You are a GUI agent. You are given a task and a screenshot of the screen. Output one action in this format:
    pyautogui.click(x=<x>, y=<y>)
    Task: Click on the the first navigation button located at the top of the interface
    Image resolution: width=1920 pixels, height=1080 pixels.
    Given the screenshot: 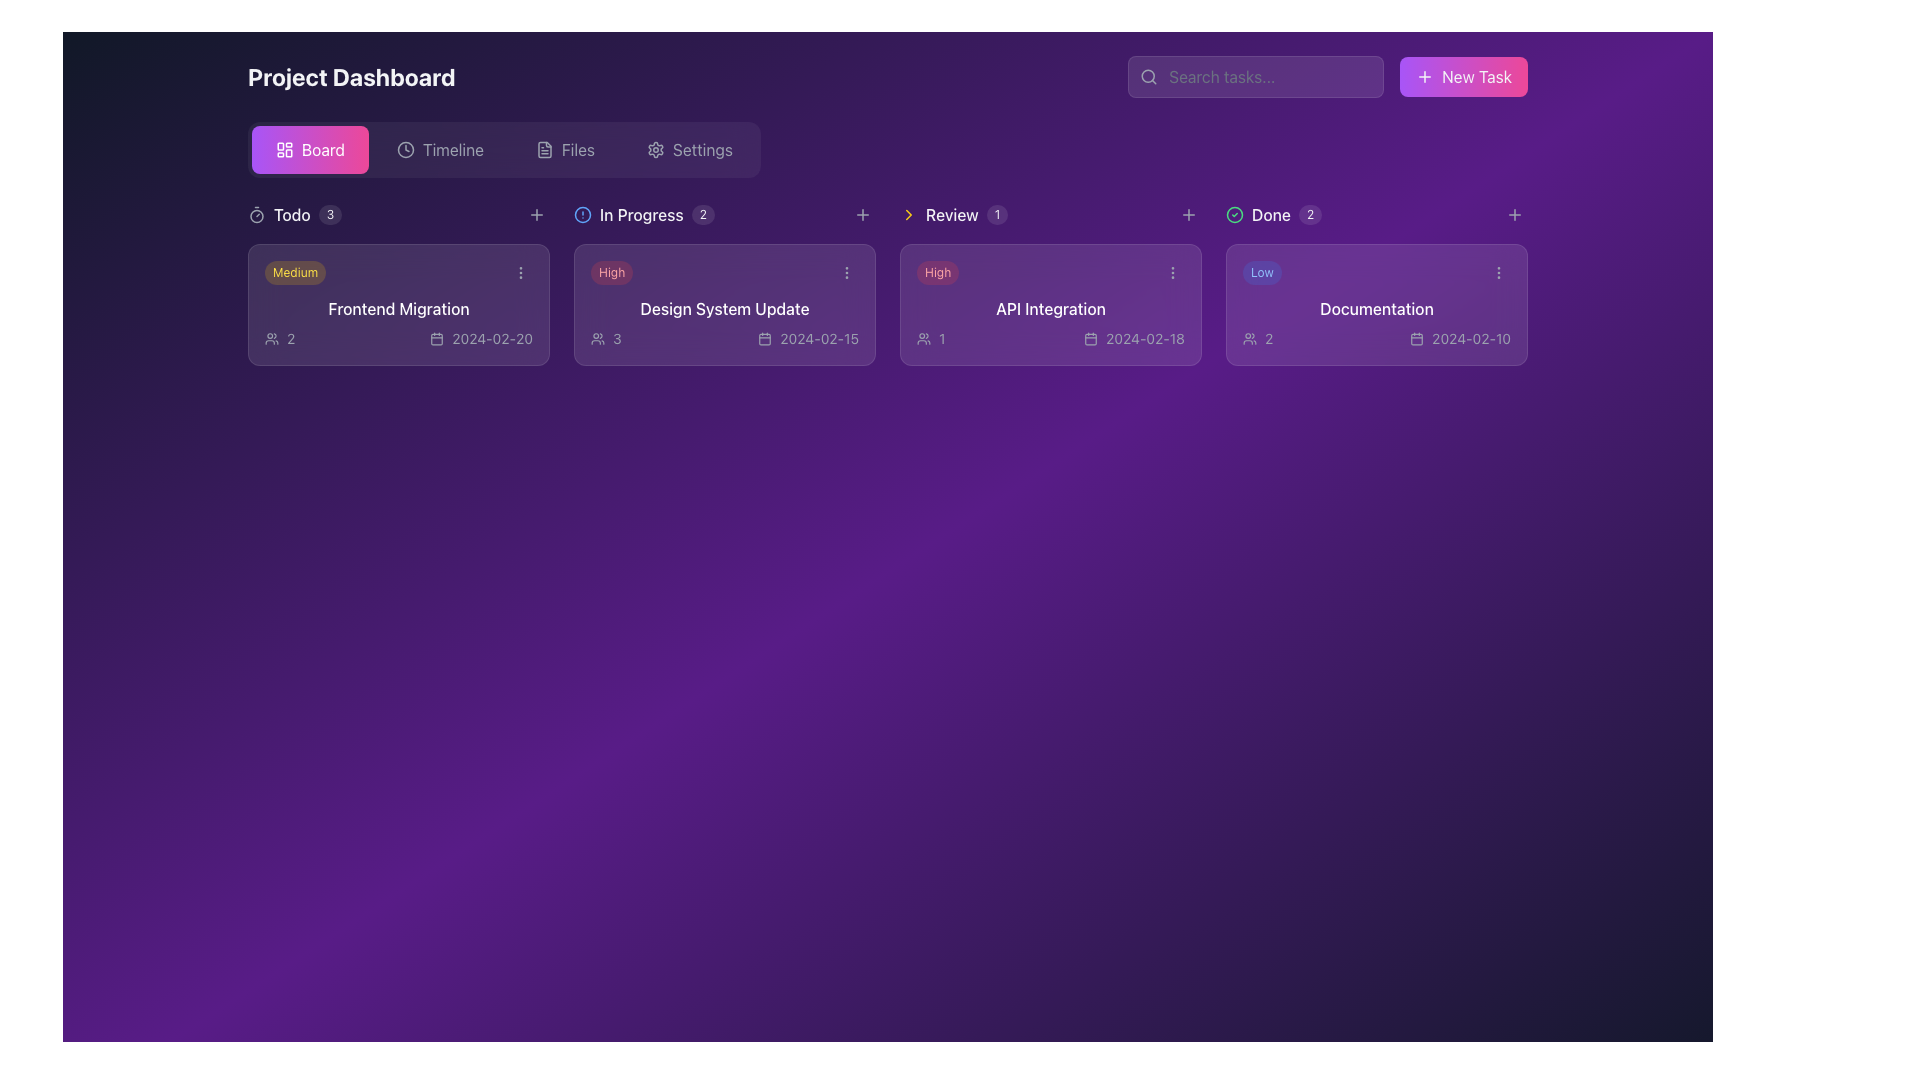 What is the action you would take?
    pyautogui.click(x=309, y=149)
    